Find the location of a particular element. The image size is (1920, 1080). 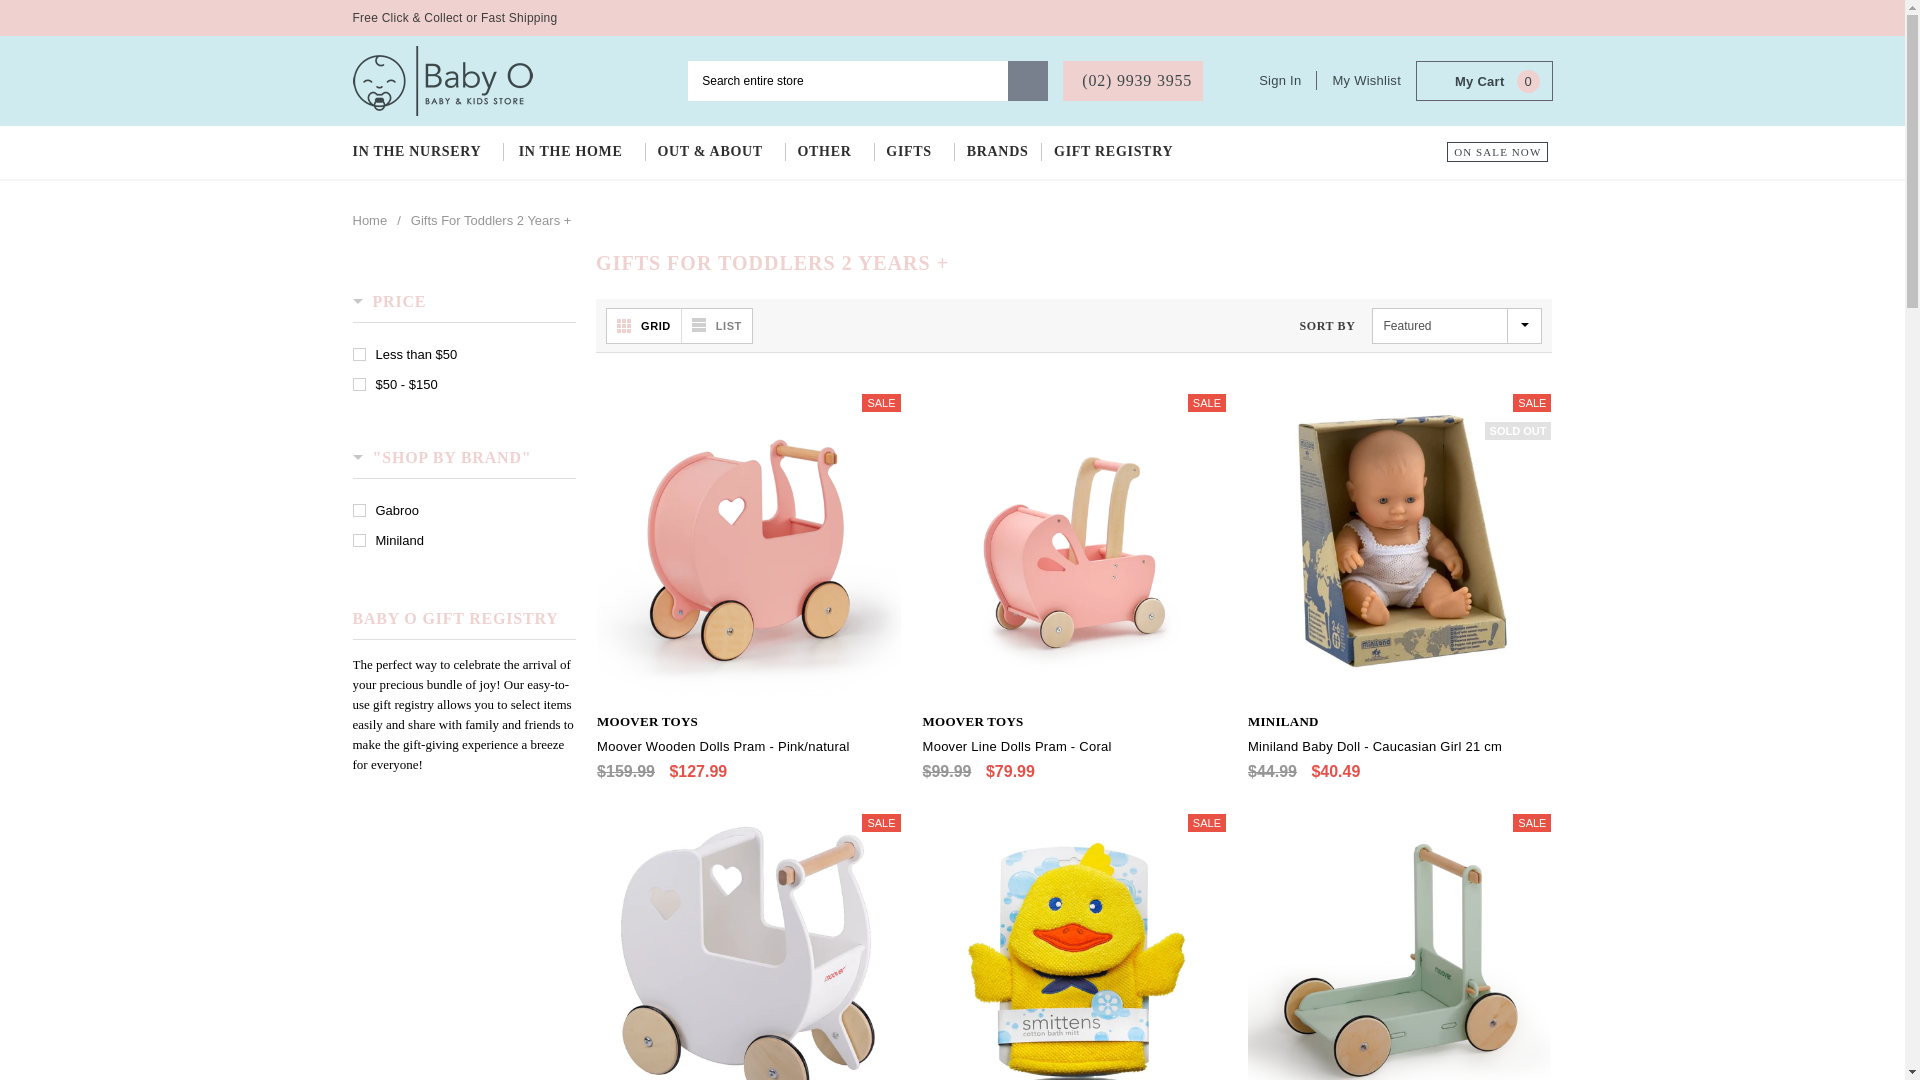

'Featured' is located at coordinates (1457, 325).